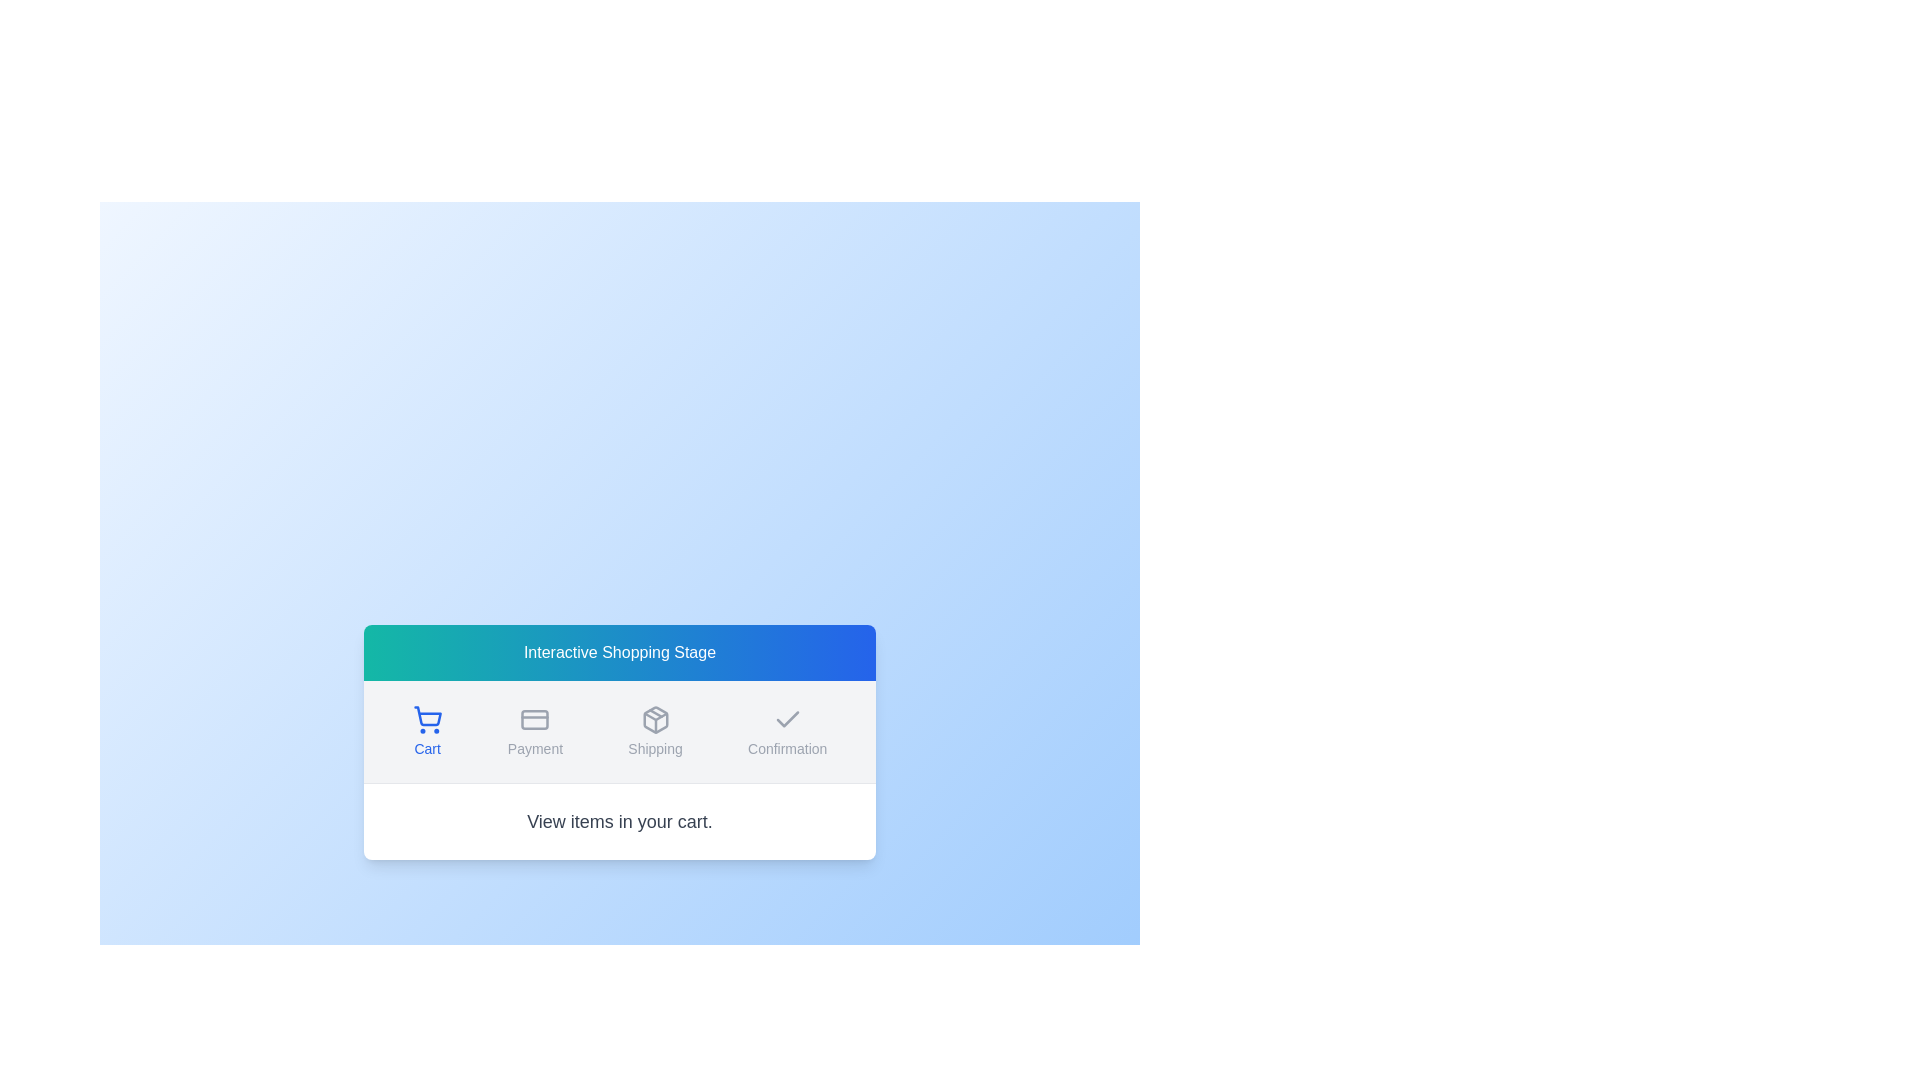 The width and height of the screenshot is (1920, 1080). I want to click on the triangular polygonal vector shape within the SVG graphic that represents shipping, located below the title 'Shipping' in the navigation steps, so click(655, 715).